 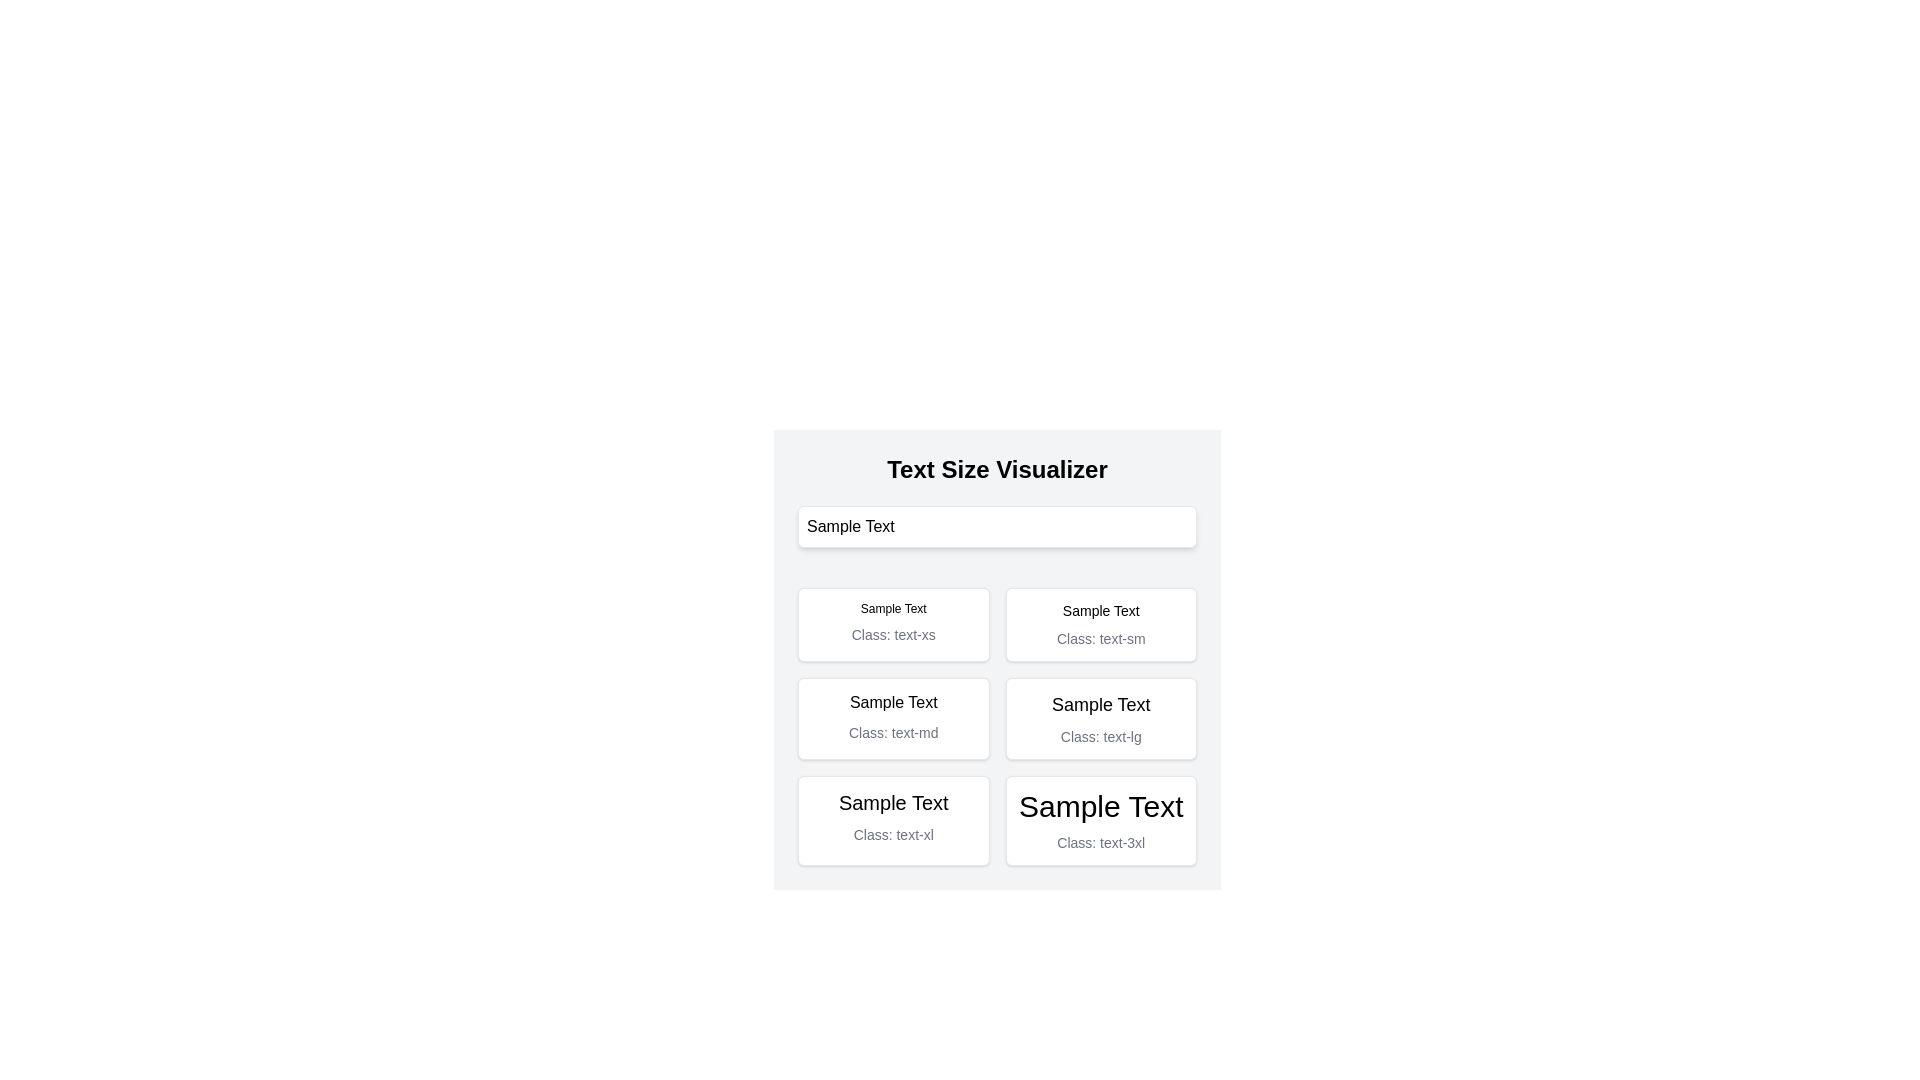 What do you see at coordinates (1100, 736) in the screenshot?
I see `static text element displaying 'Class: text-lg' which is styled in gray color and positioned beneath 'Sample Text'` at bounding box center [1100, 736].